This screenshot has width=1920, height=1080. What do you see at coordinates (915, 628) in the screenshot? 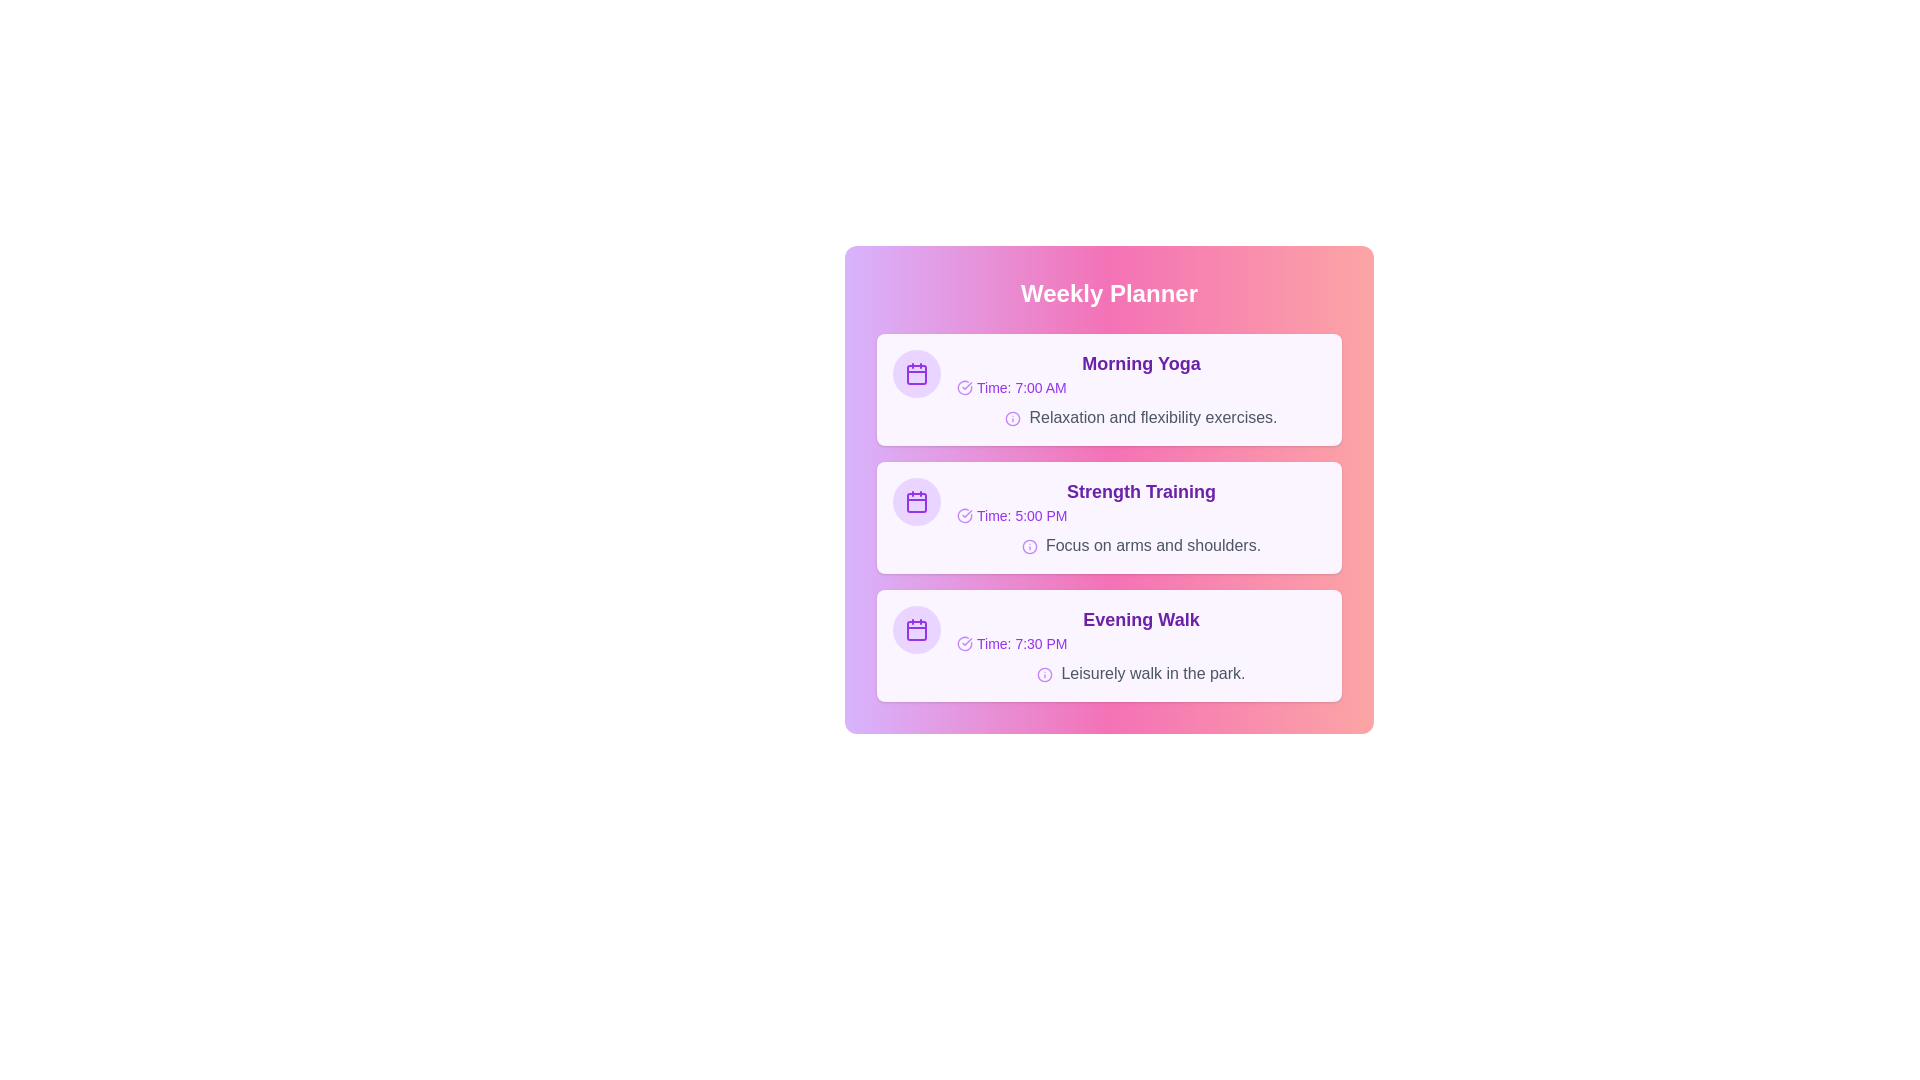
I see `the icon for Evening Walk to interact with it` at bounding box center [915, 628].